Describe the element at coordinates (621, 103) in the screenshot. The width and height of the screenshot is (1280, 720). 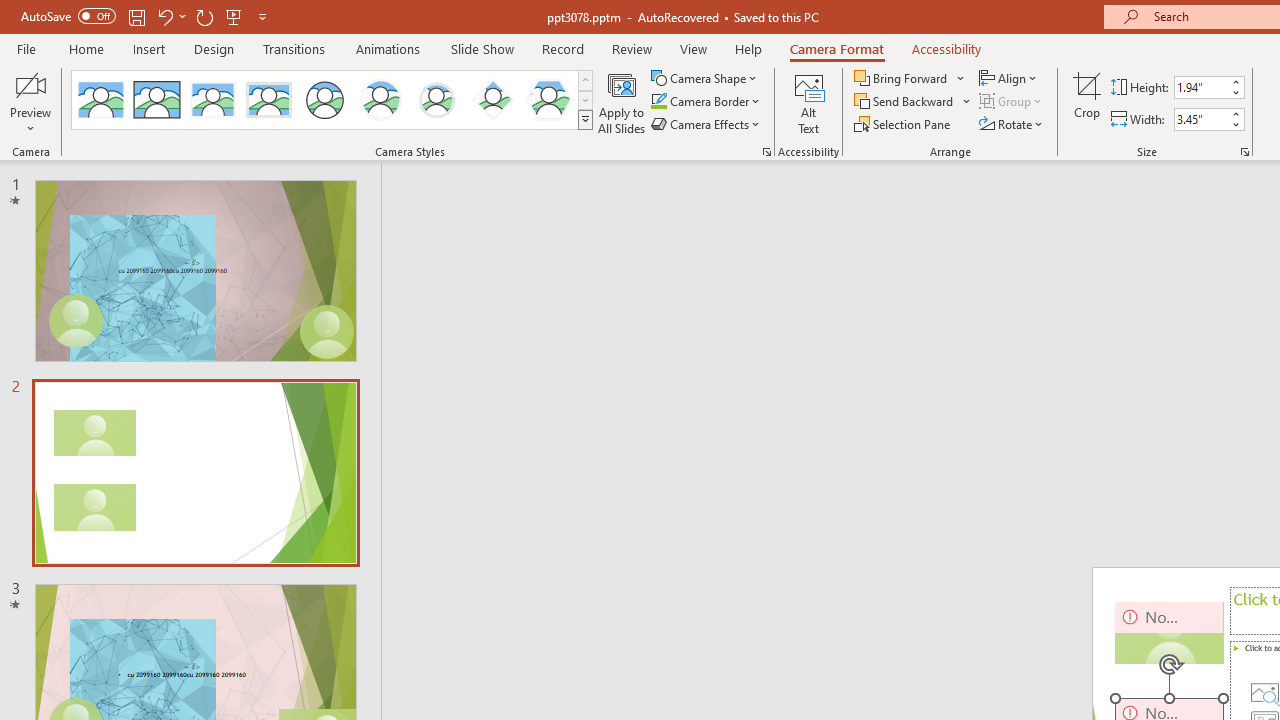
I see `'Apply to All Slides'` at that location.